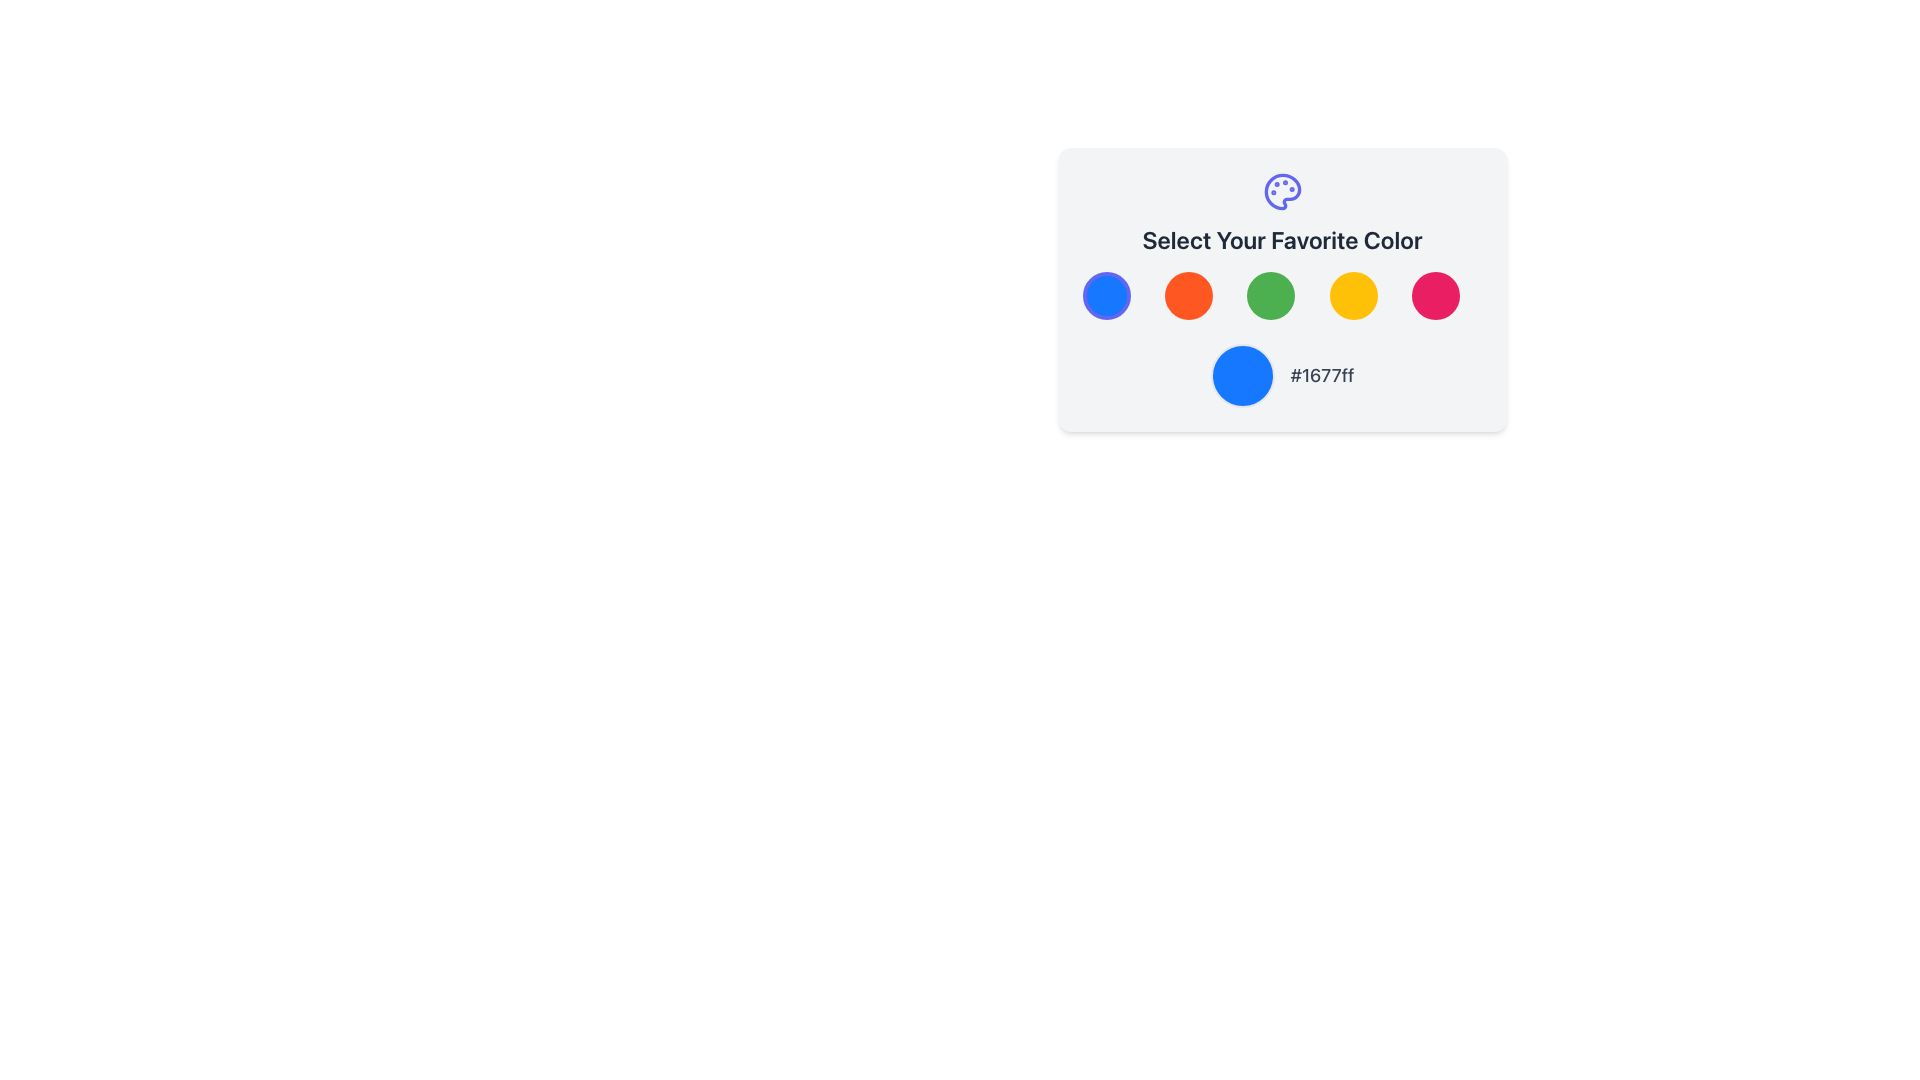  What do you see at coordinates (1282, 192) in the screenshot?
I see `the color selection icon located at the top of the card, which is centered above the text 'Select Your Favorite Color'` at bounding box center [1282, 192].